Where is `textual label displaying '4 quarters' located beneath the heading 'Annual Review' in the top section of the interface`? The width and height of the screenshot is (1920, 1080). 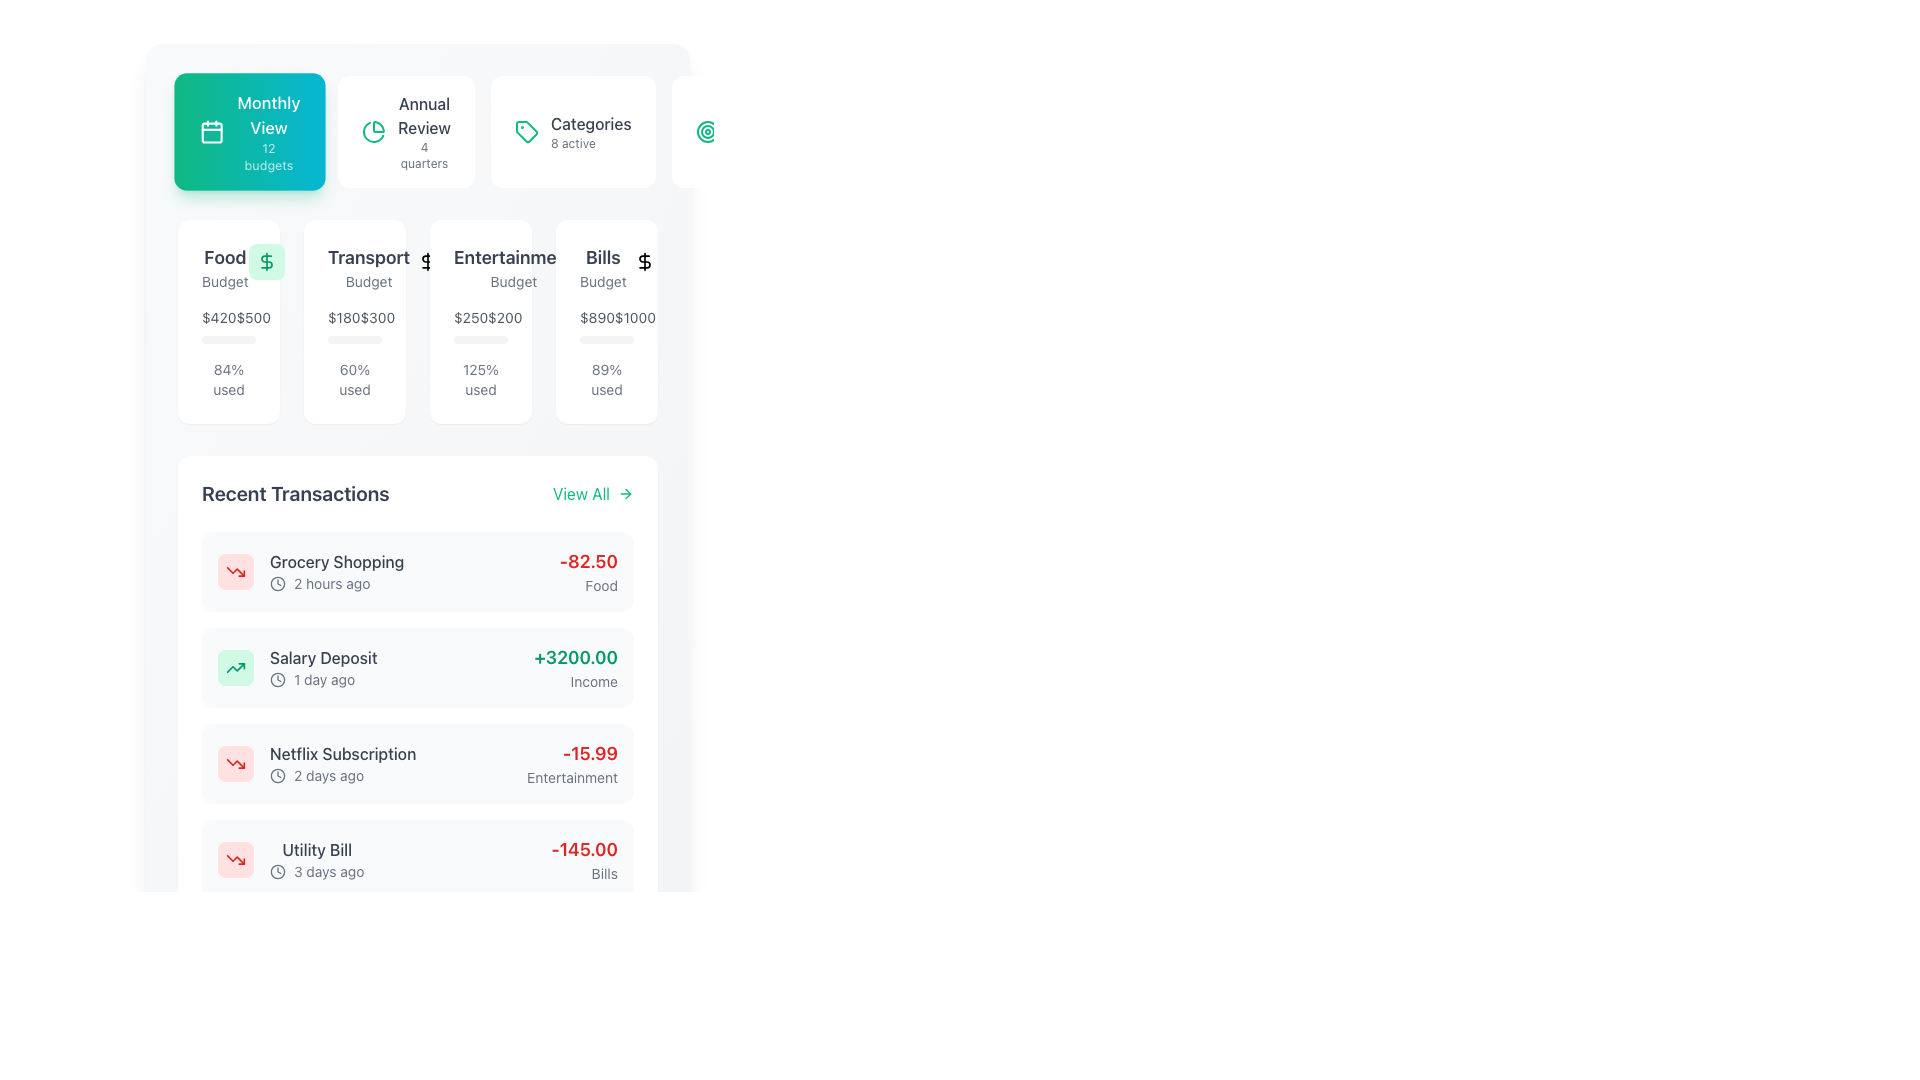 textual label displaying '4 quarters' located beneath the heading 'Annual Review' in the top section of the interface is located at coordinates (423, 154).